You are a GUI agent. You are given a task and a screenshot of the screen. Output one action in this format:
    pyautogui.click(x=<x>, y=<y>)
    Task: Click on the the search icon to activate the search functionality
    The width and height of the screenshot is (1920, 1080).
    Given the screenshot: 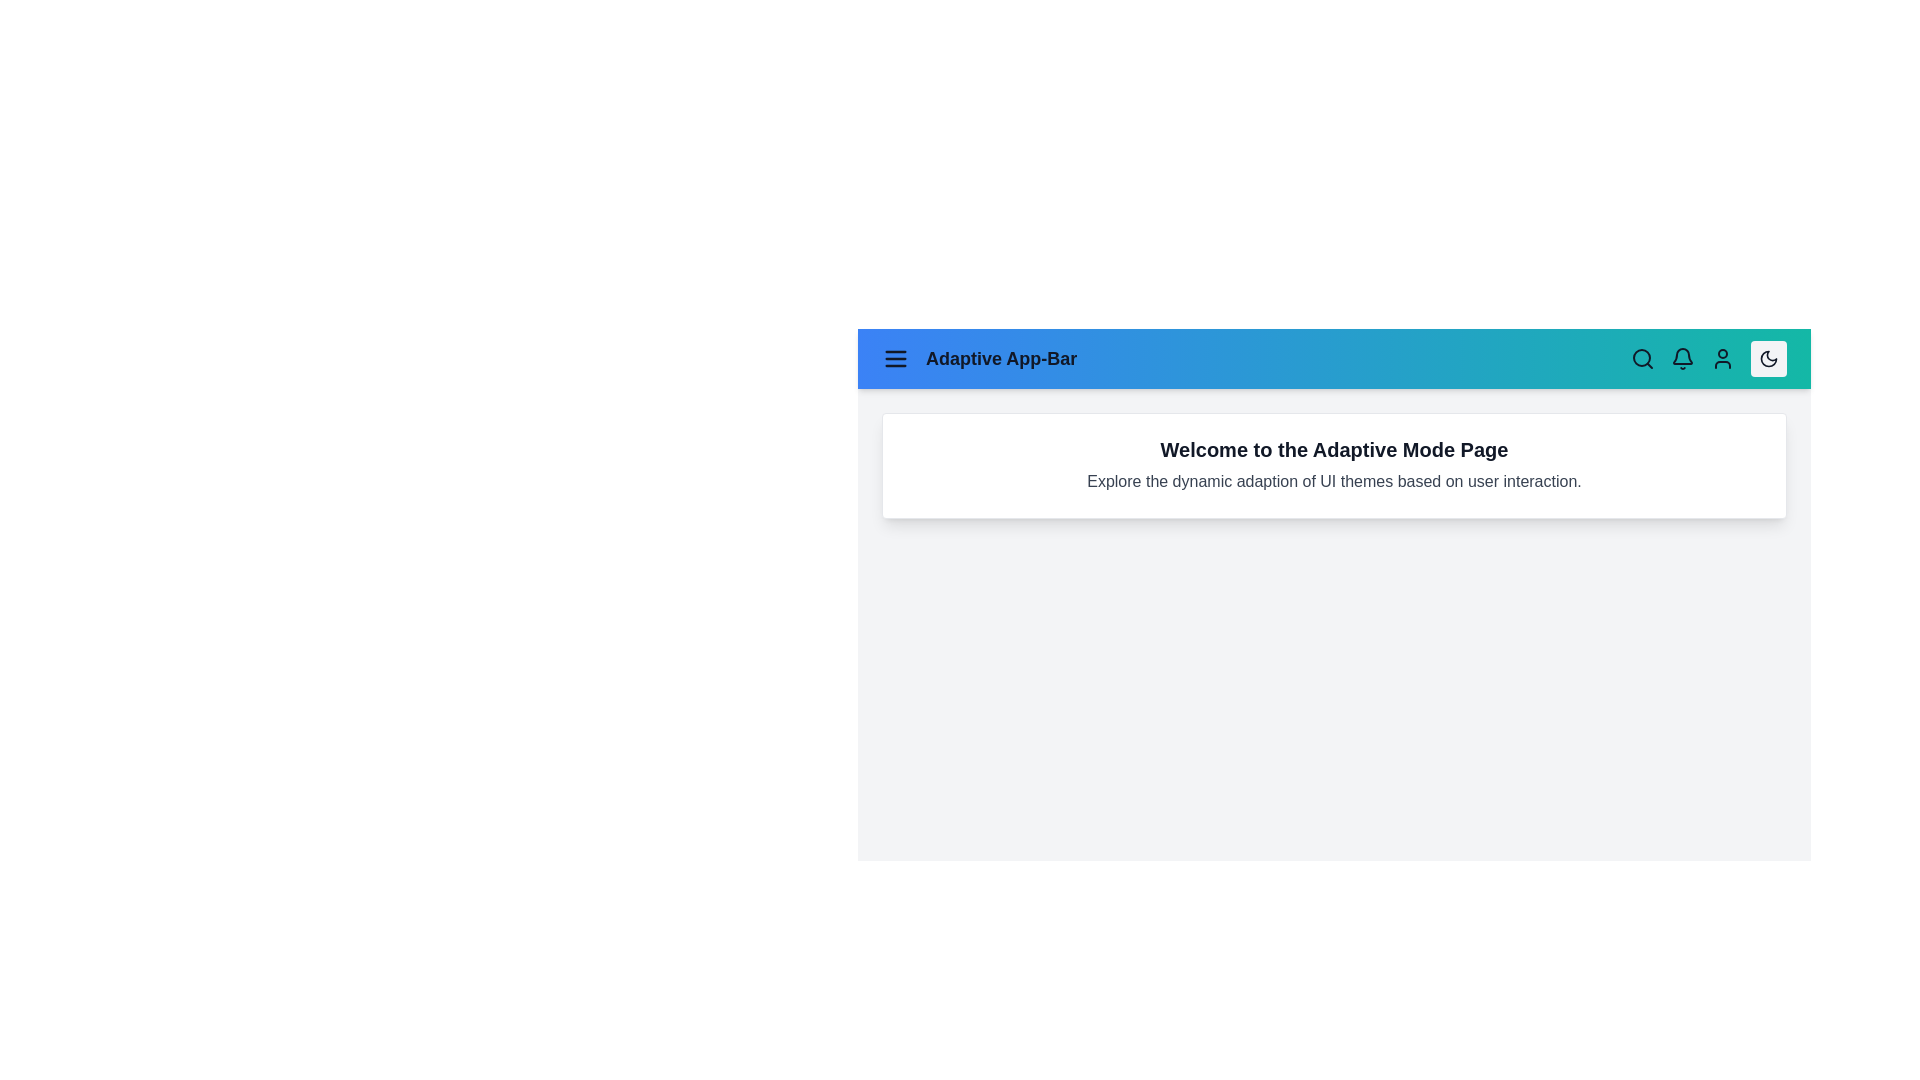 What is the action you would take?
    pyautogui.click(x=1642, y=357)
    